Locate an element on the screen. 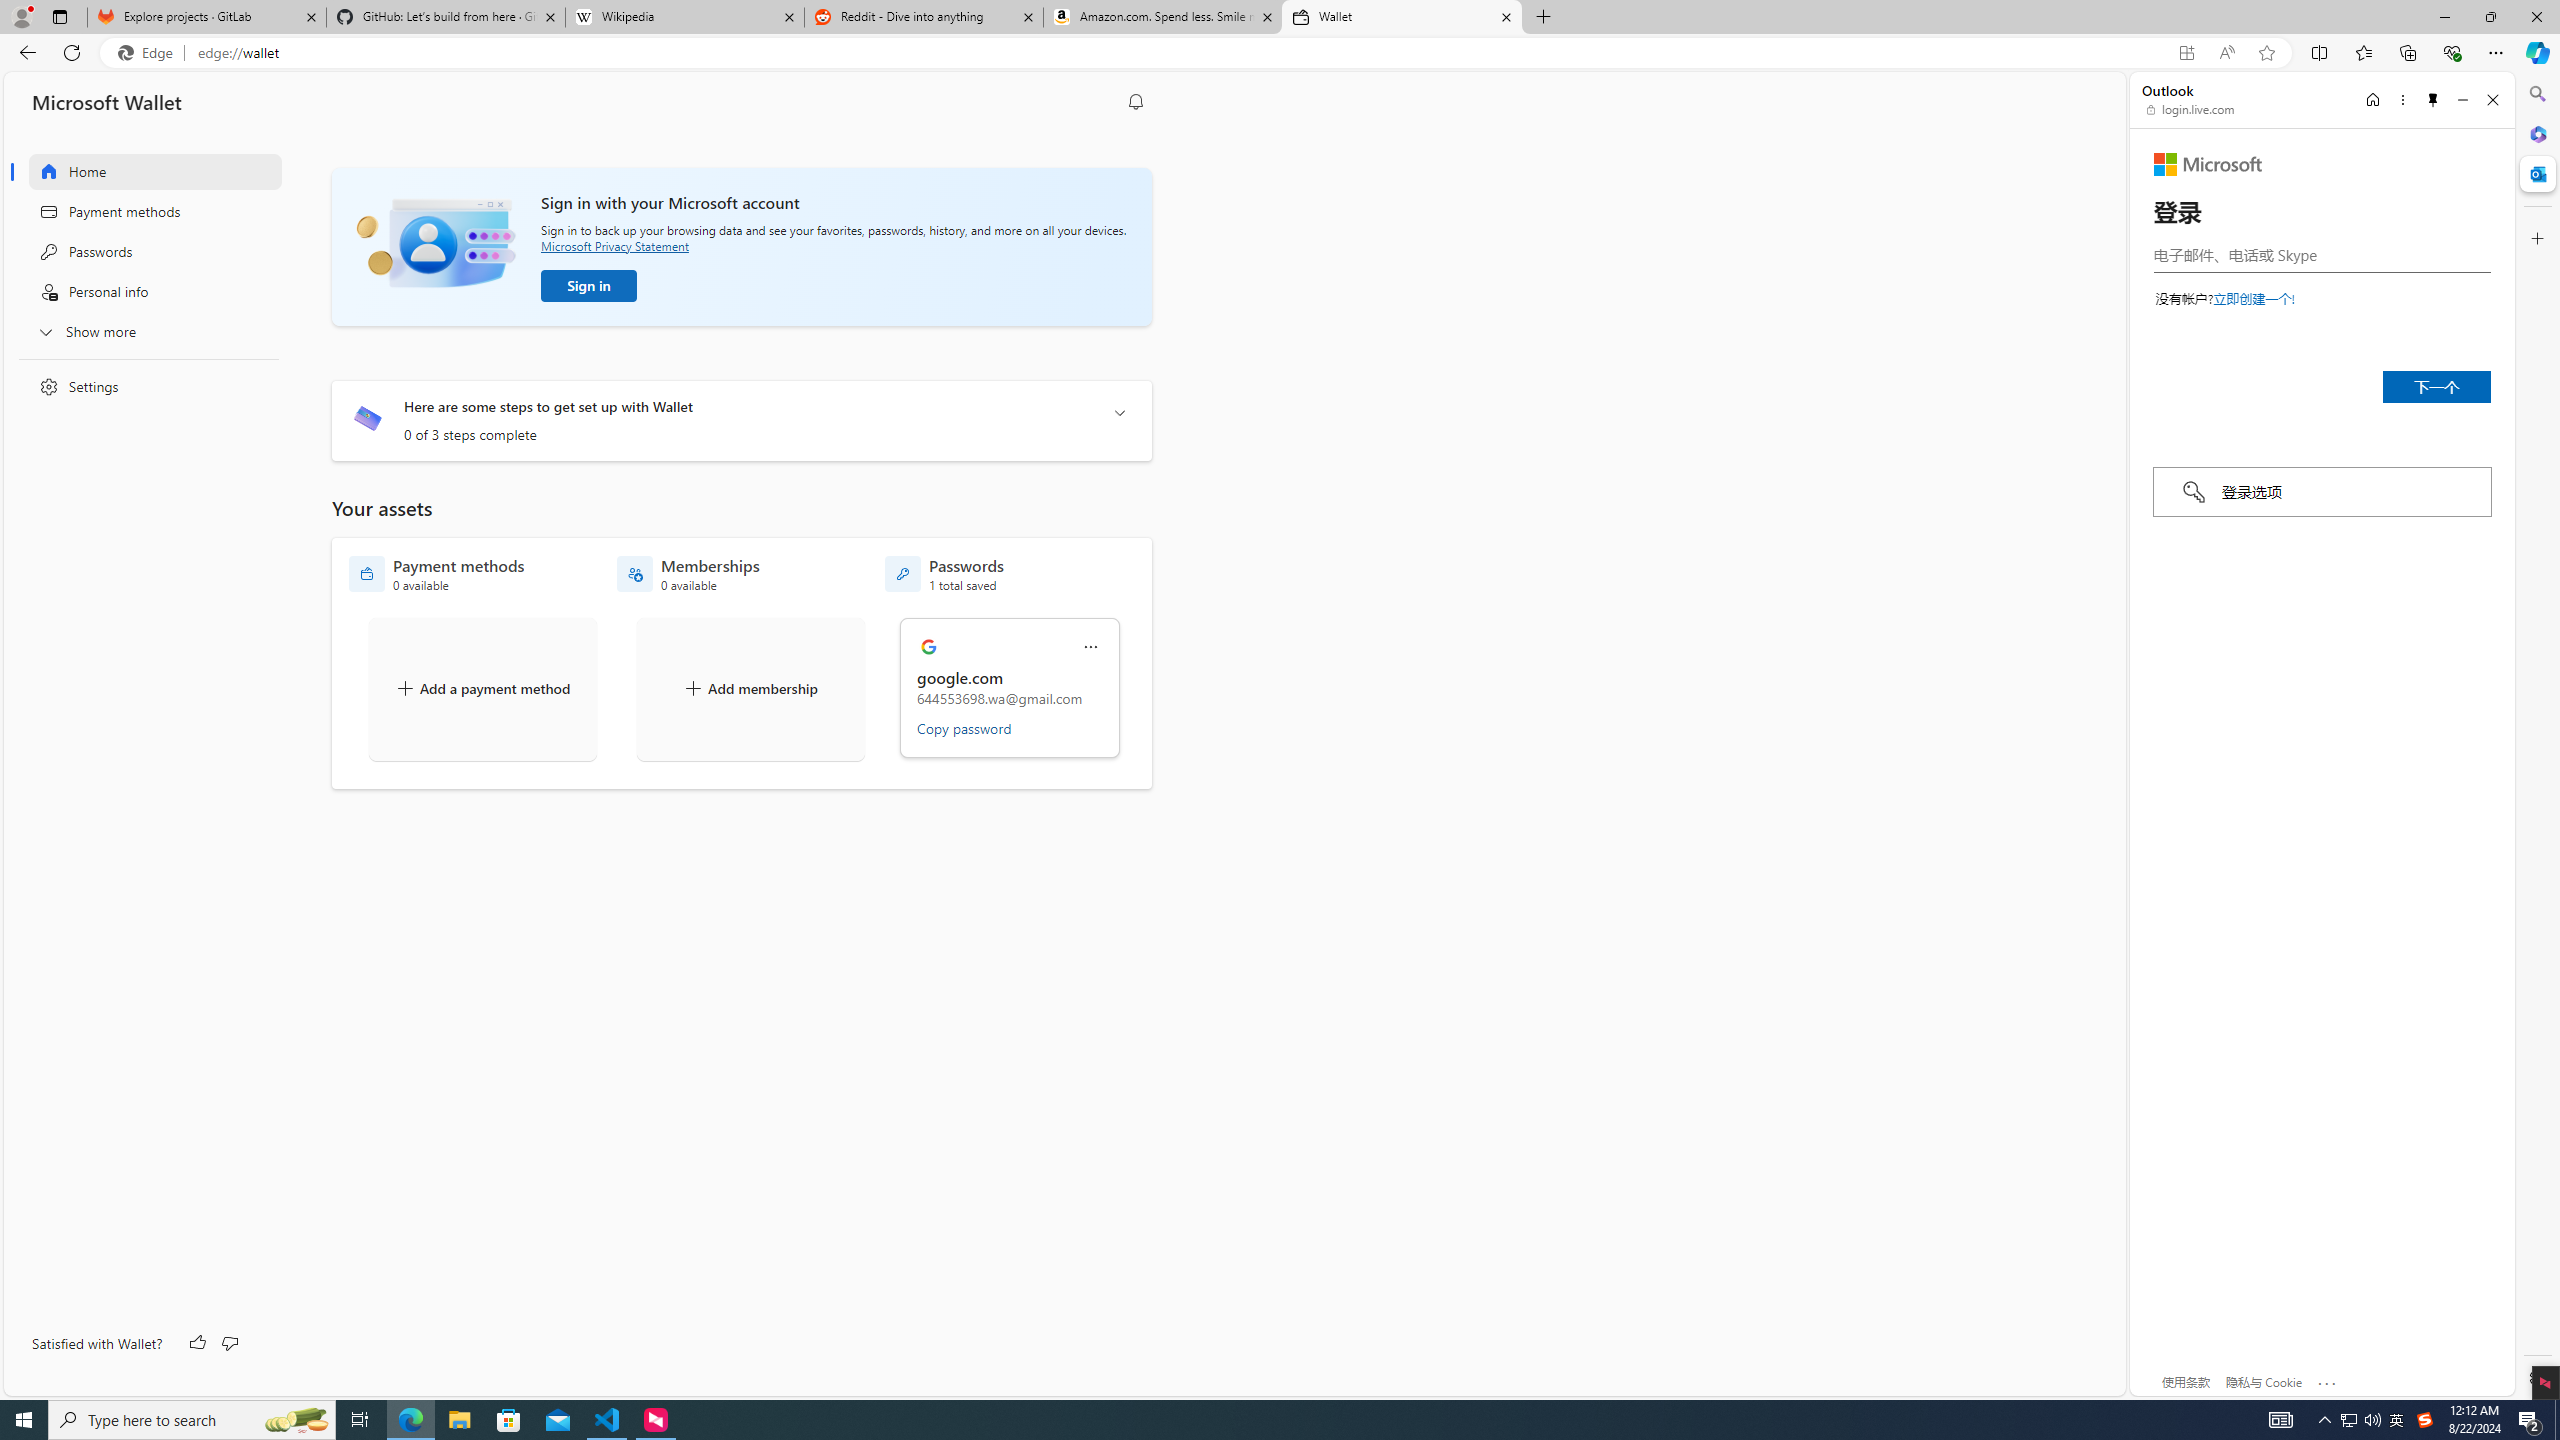 The height and width of the screenshot is (1440, 2560). 'Add a payment method' is located at coordinates (481, 689).